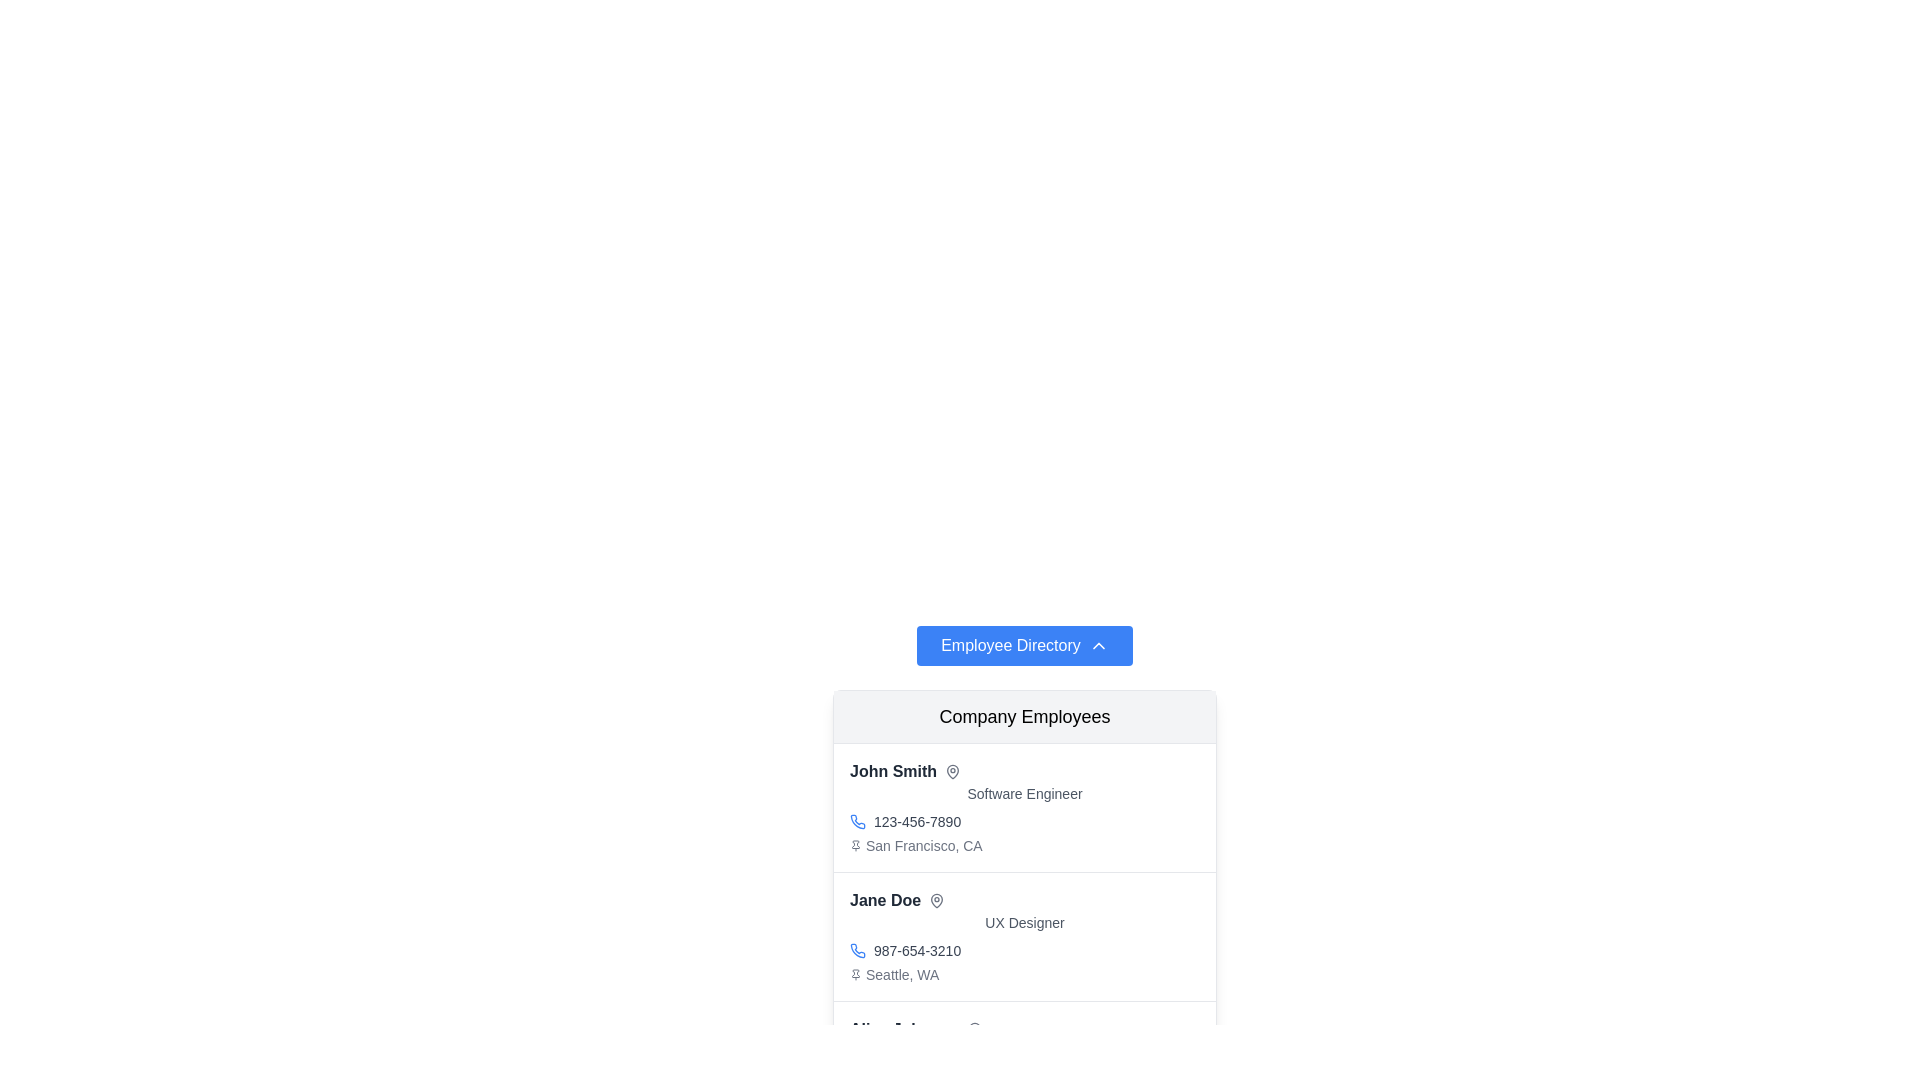  What do you see at coordinates (1025, 922) in the screenshot?
I see `the 'UX Designer' text label located below the name 'Jane Doe' in the profile card` at bounding box center [1025, 922].